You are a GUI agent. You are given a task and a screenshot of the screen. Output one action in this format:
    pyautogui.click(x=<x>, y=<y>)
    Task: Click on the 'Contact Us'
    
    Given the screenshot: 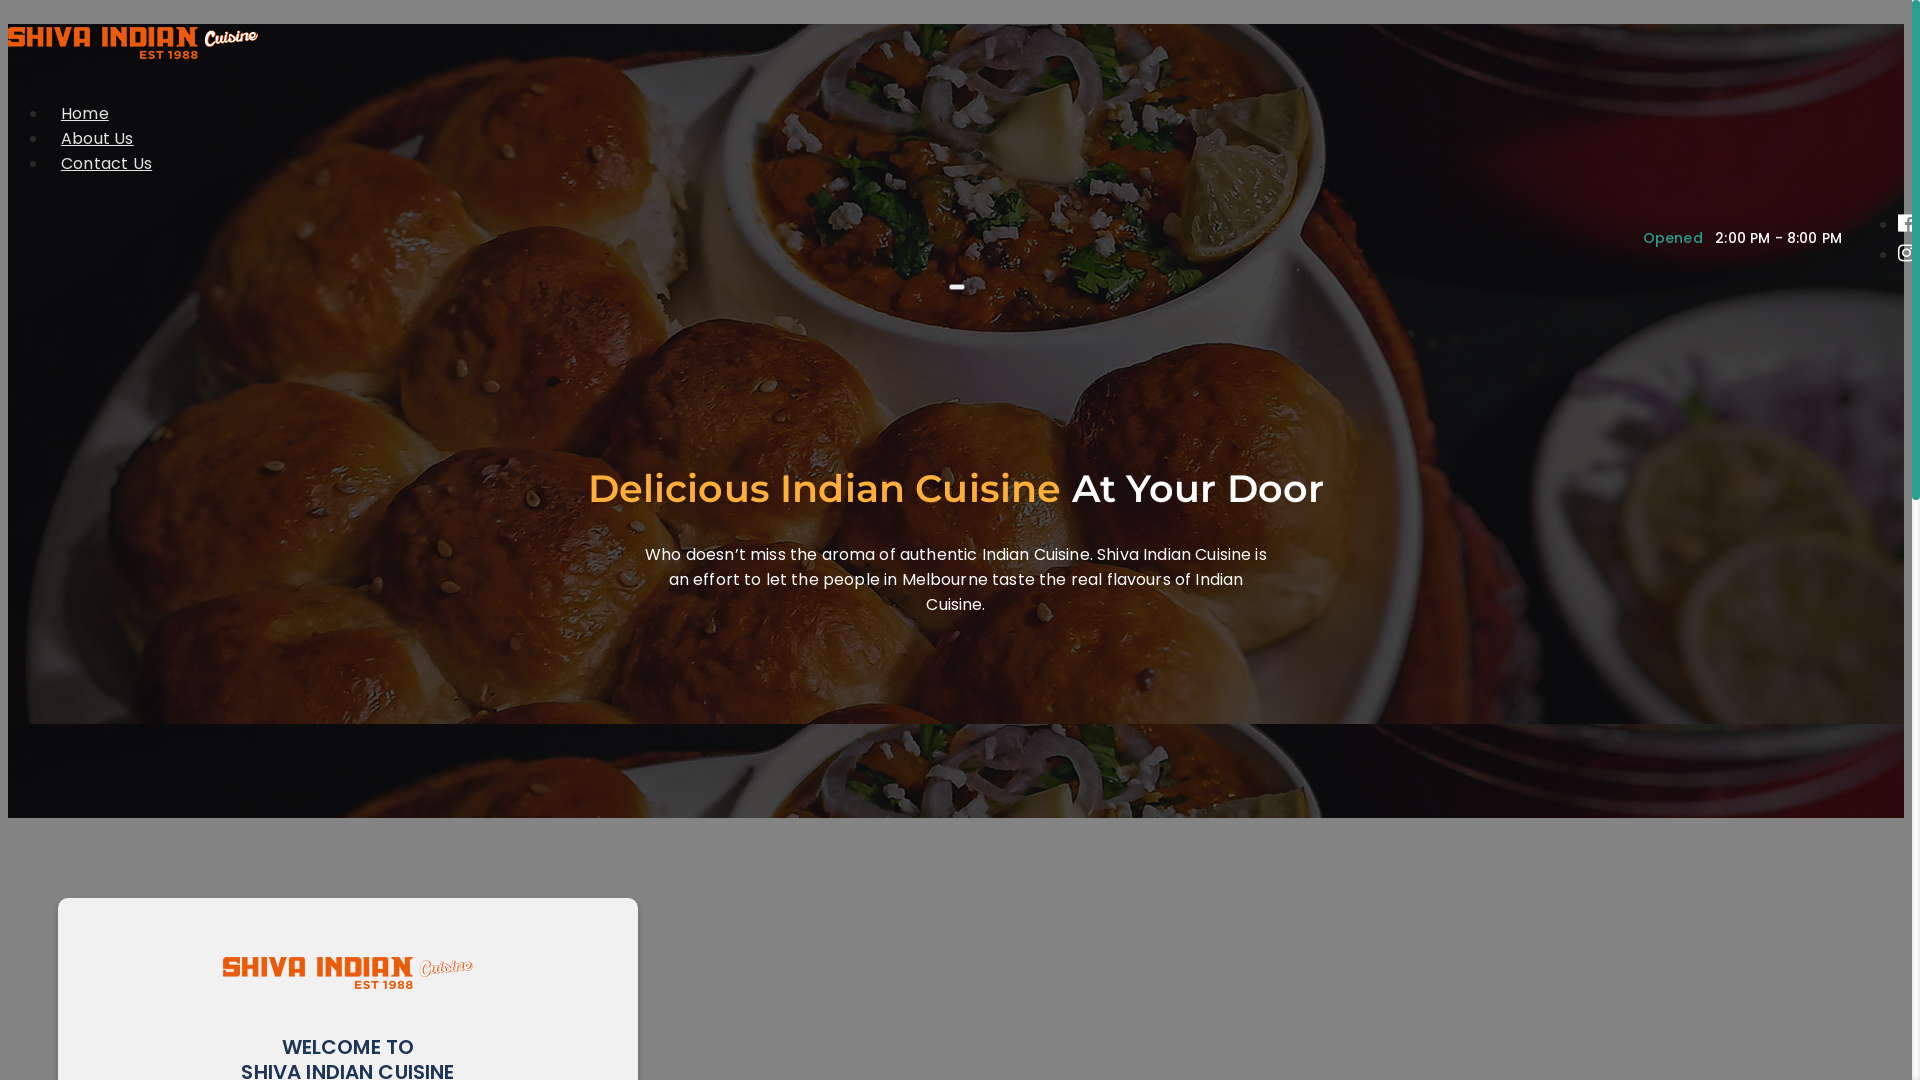 What is the action you would take?
    pyautogui.click(x=105, y=162)
    